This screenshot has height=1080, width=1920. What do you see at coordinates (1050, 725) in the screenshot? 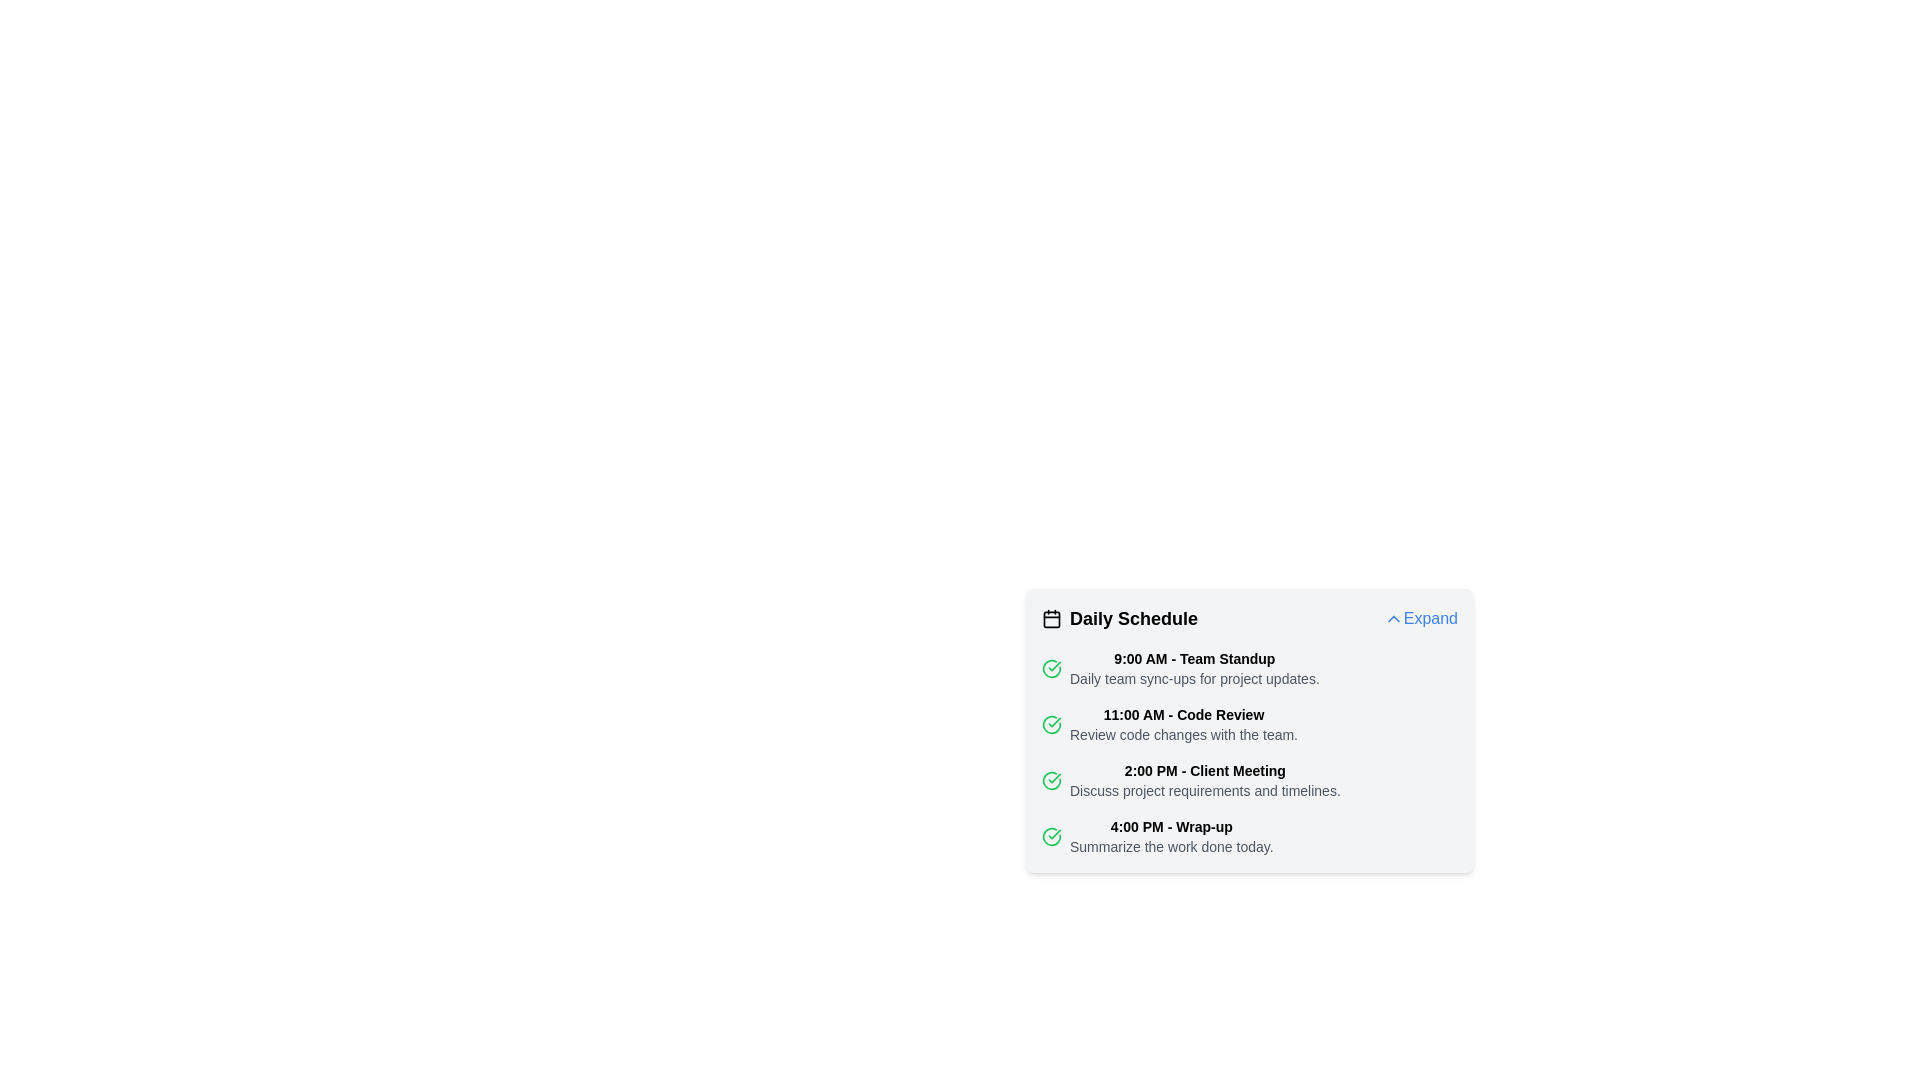
I see `associated text of the completion indicator icon for the 'Code Review' activity located at 11:00 AM` at bounding box center [1050, 725].